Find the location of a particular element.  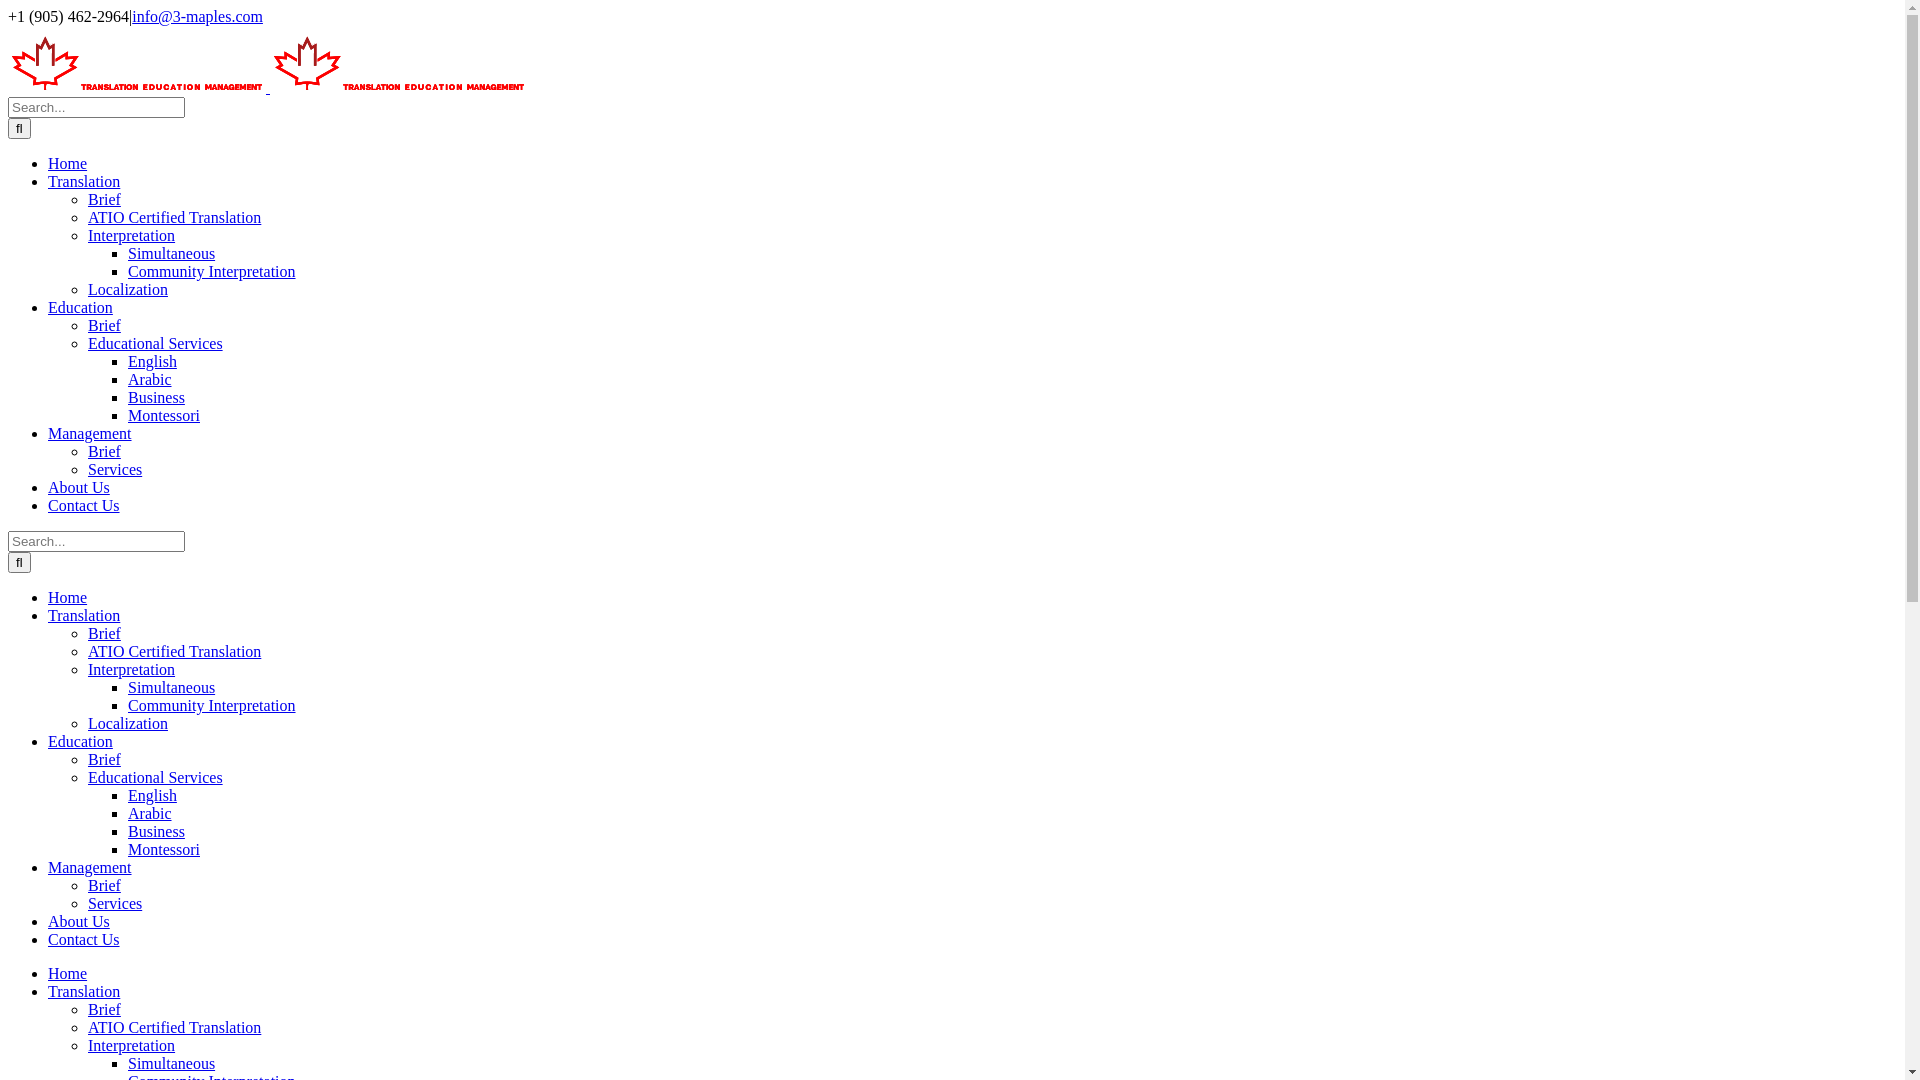

'Community Interpretation' is located at coordinates (211, 271).